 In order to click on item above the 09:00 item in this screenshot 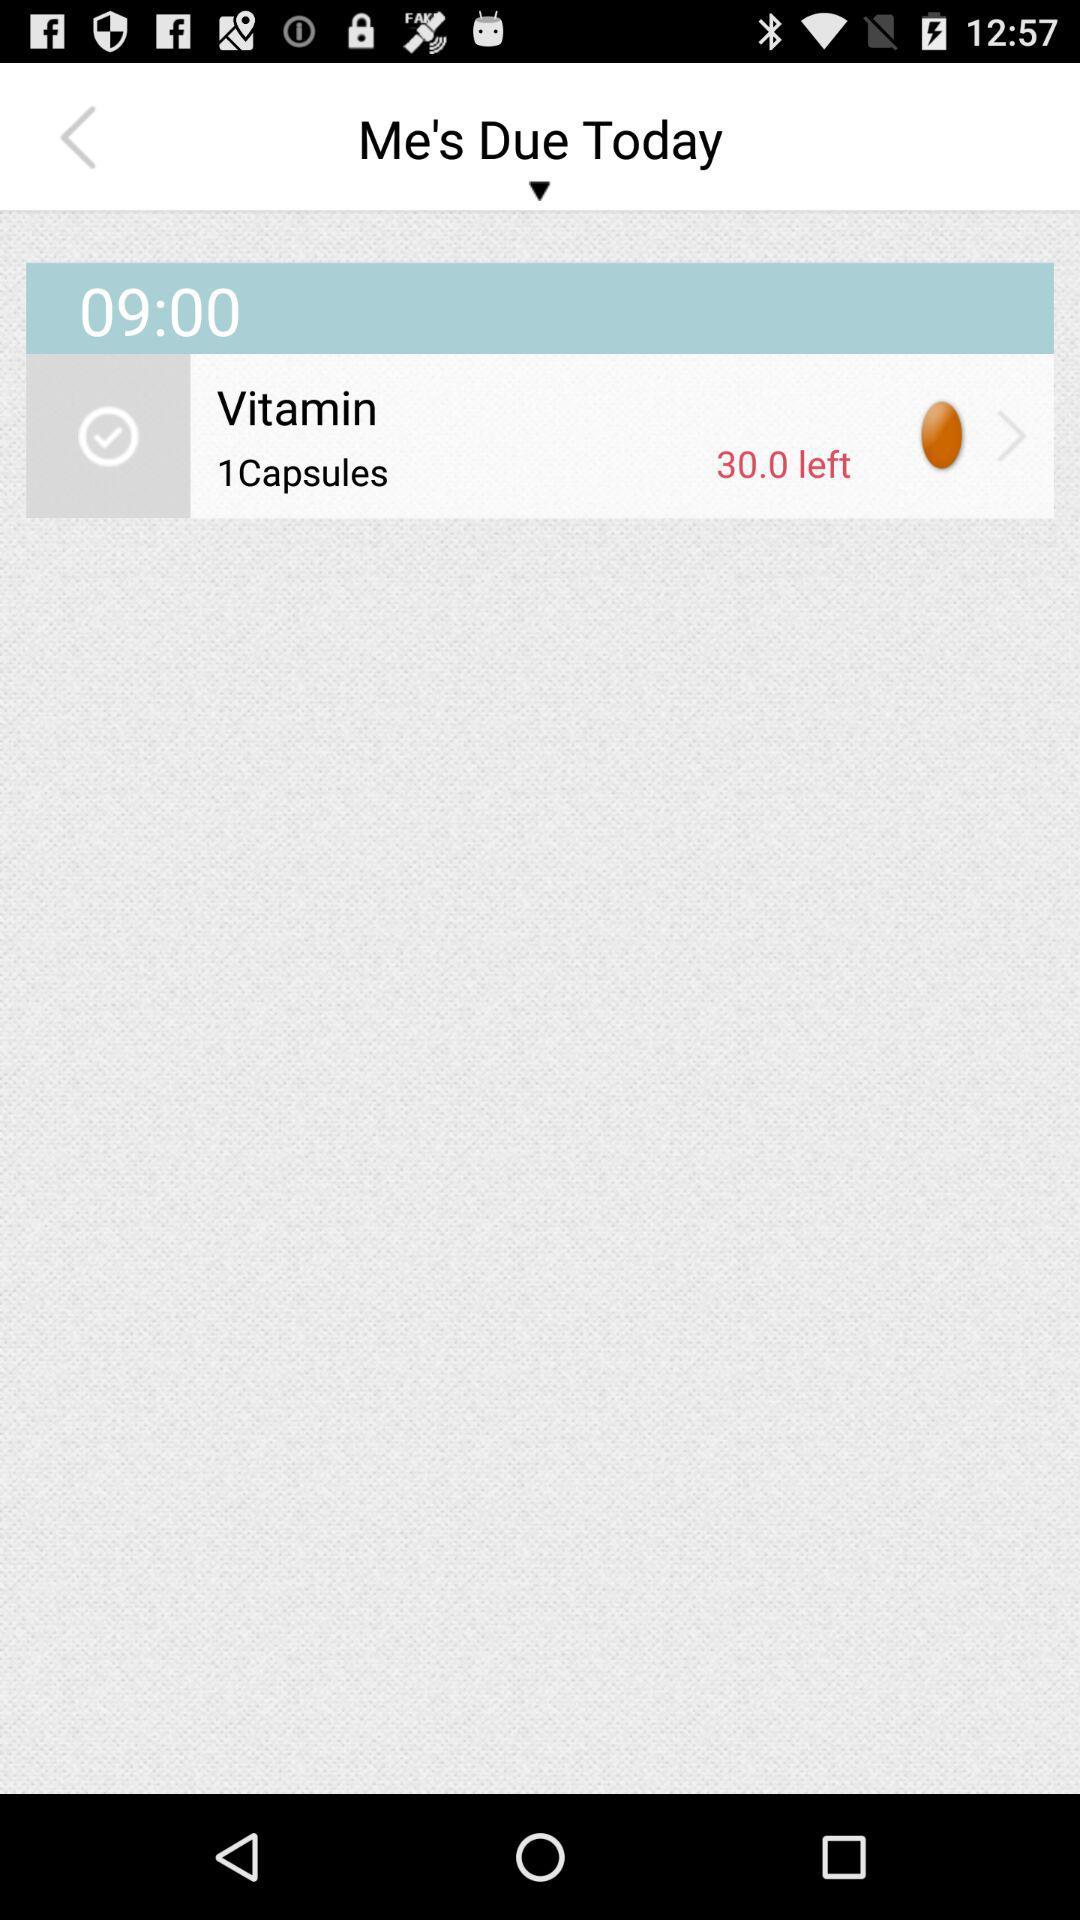, I will do `click(82, 137)`.